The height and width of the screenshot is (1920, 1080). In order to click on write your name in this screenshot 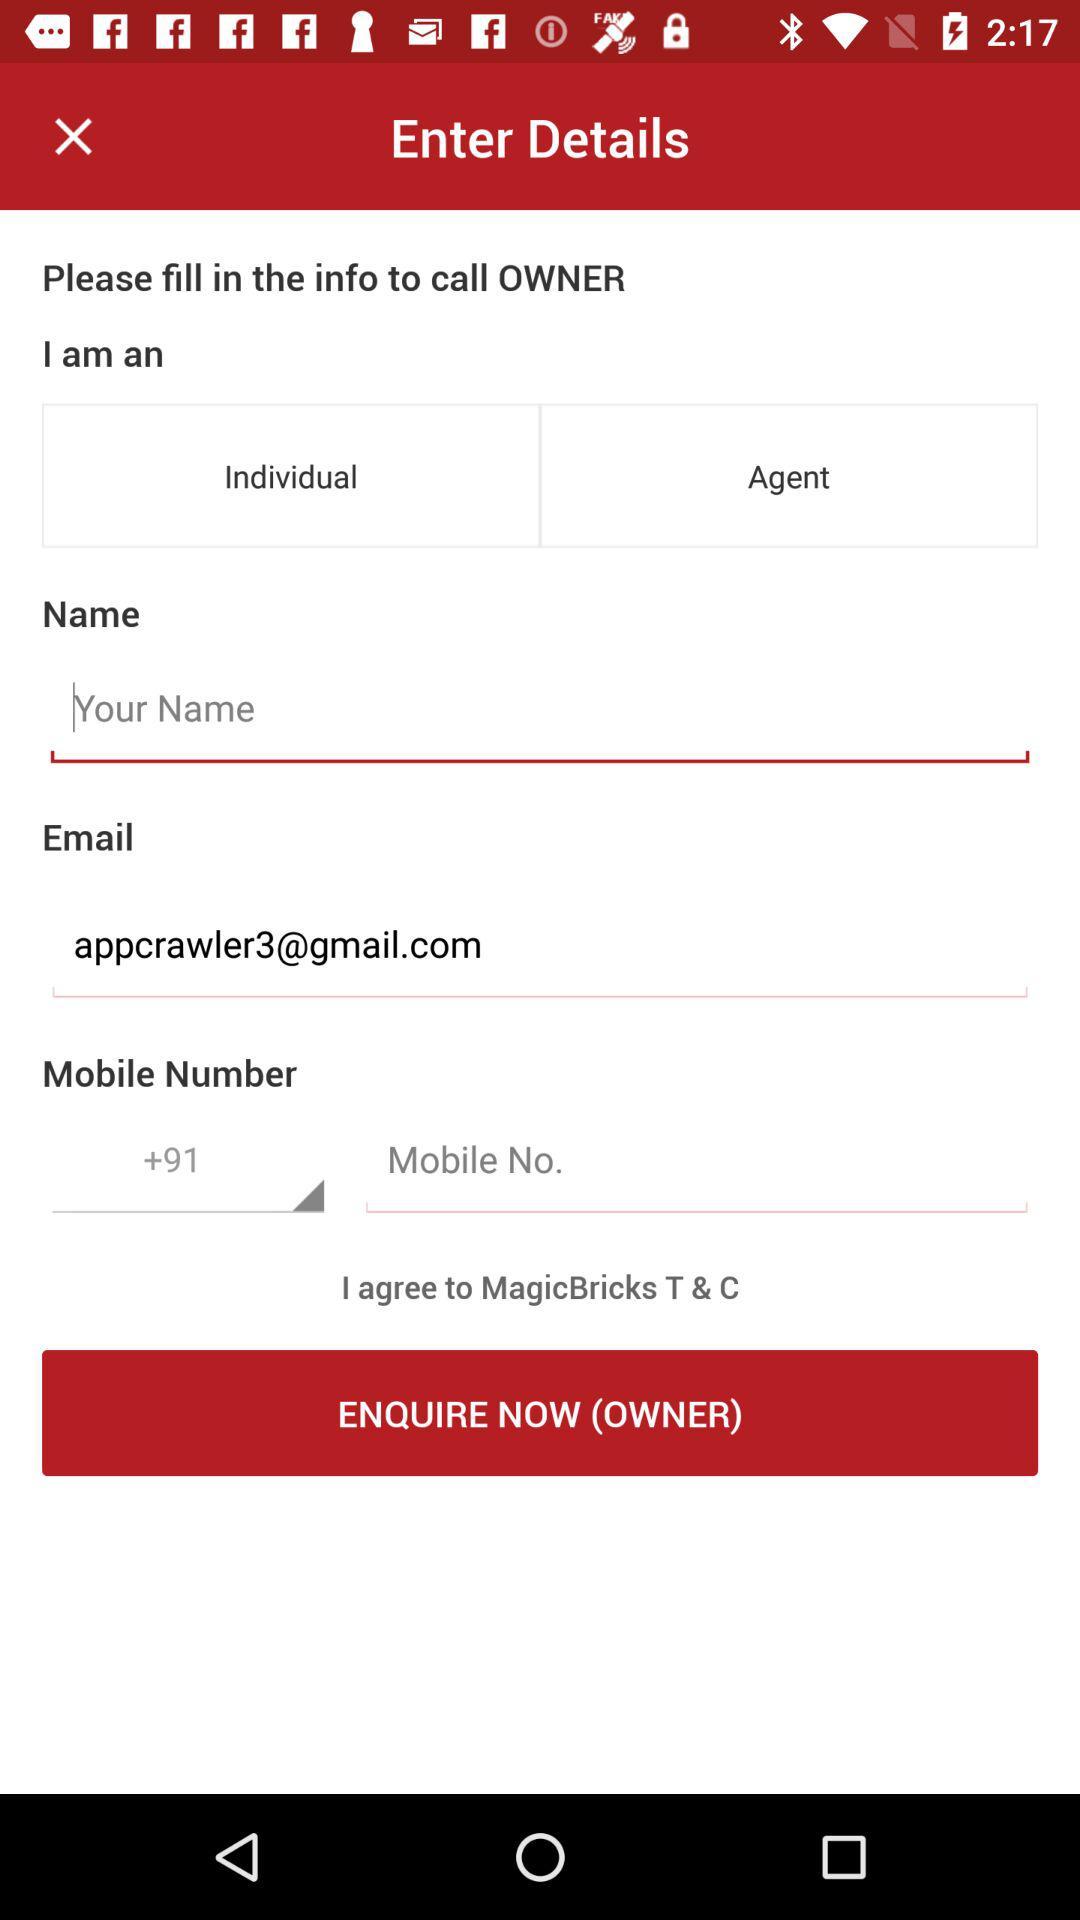, I will do `click(540, 708)`.